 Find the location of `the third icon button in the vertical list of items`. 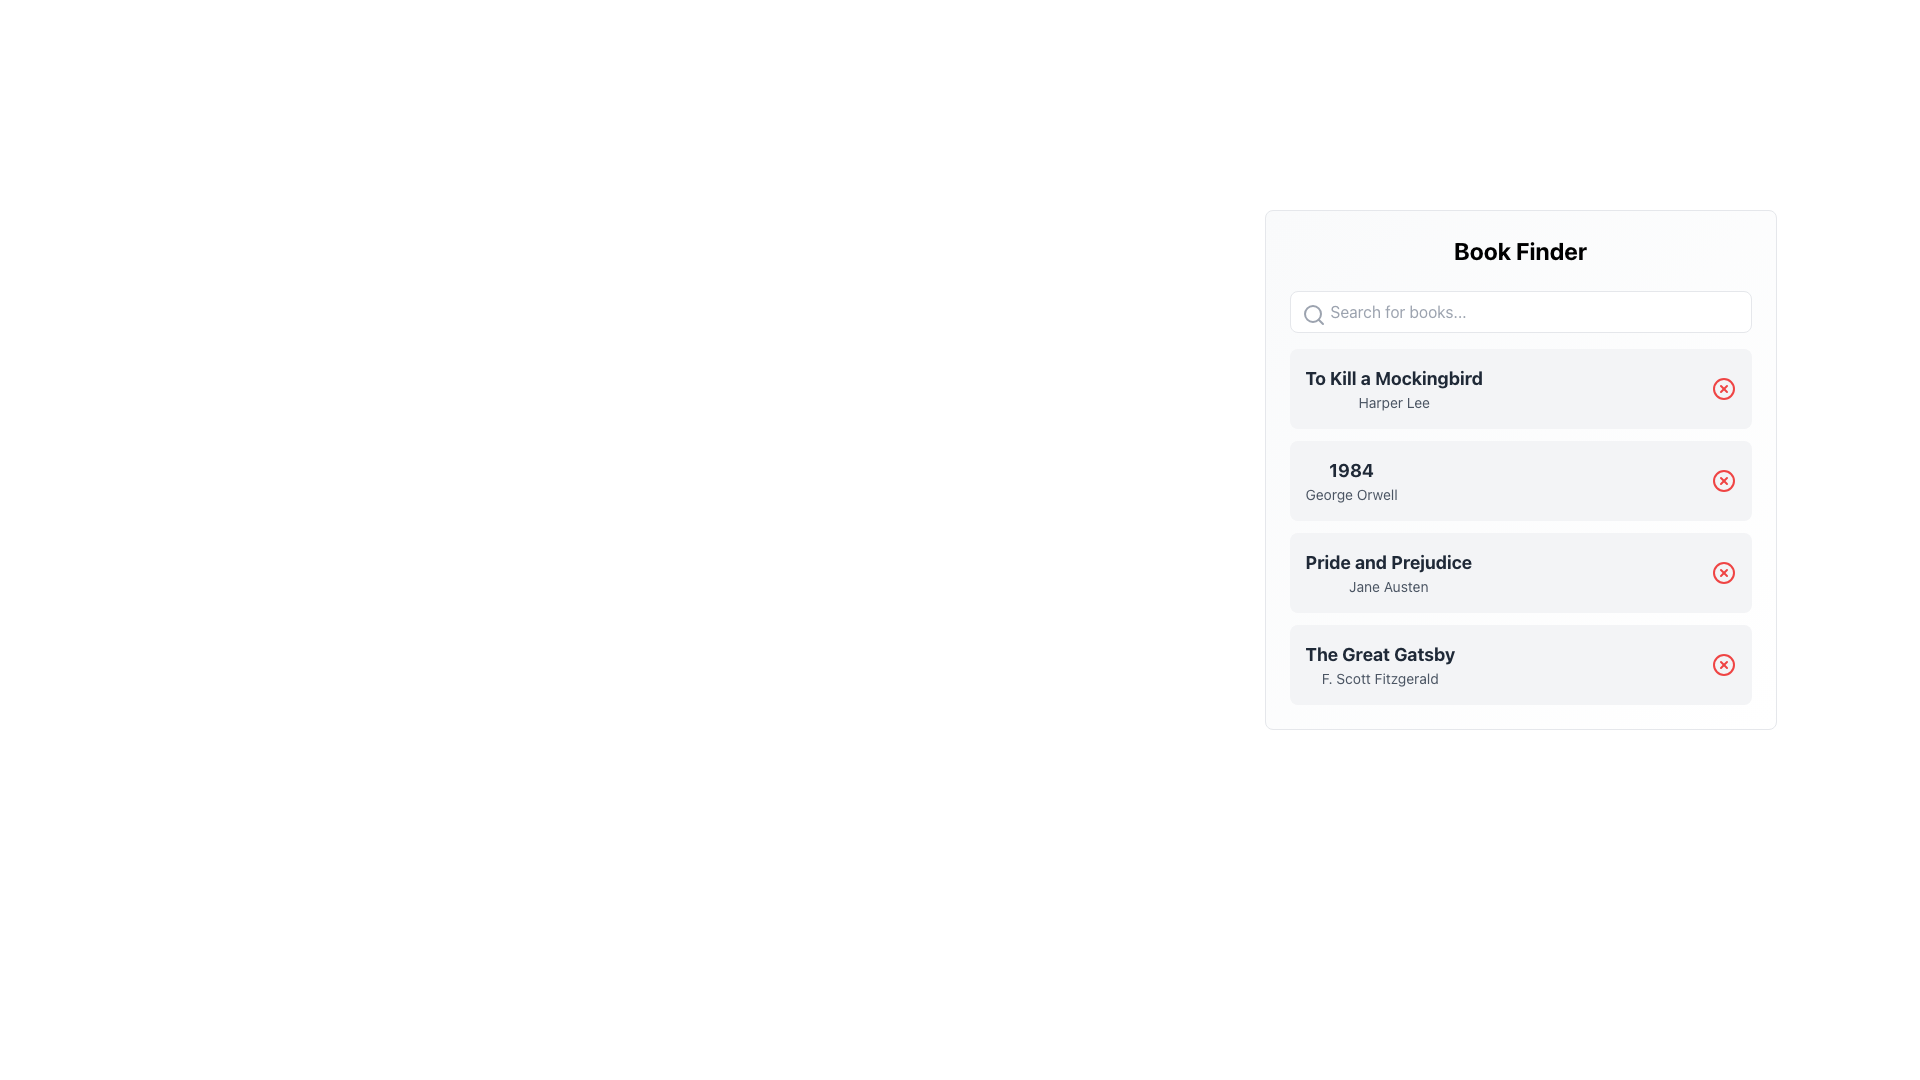

the third icon button in the vertical list of items is located at coordinates (1722, 573).